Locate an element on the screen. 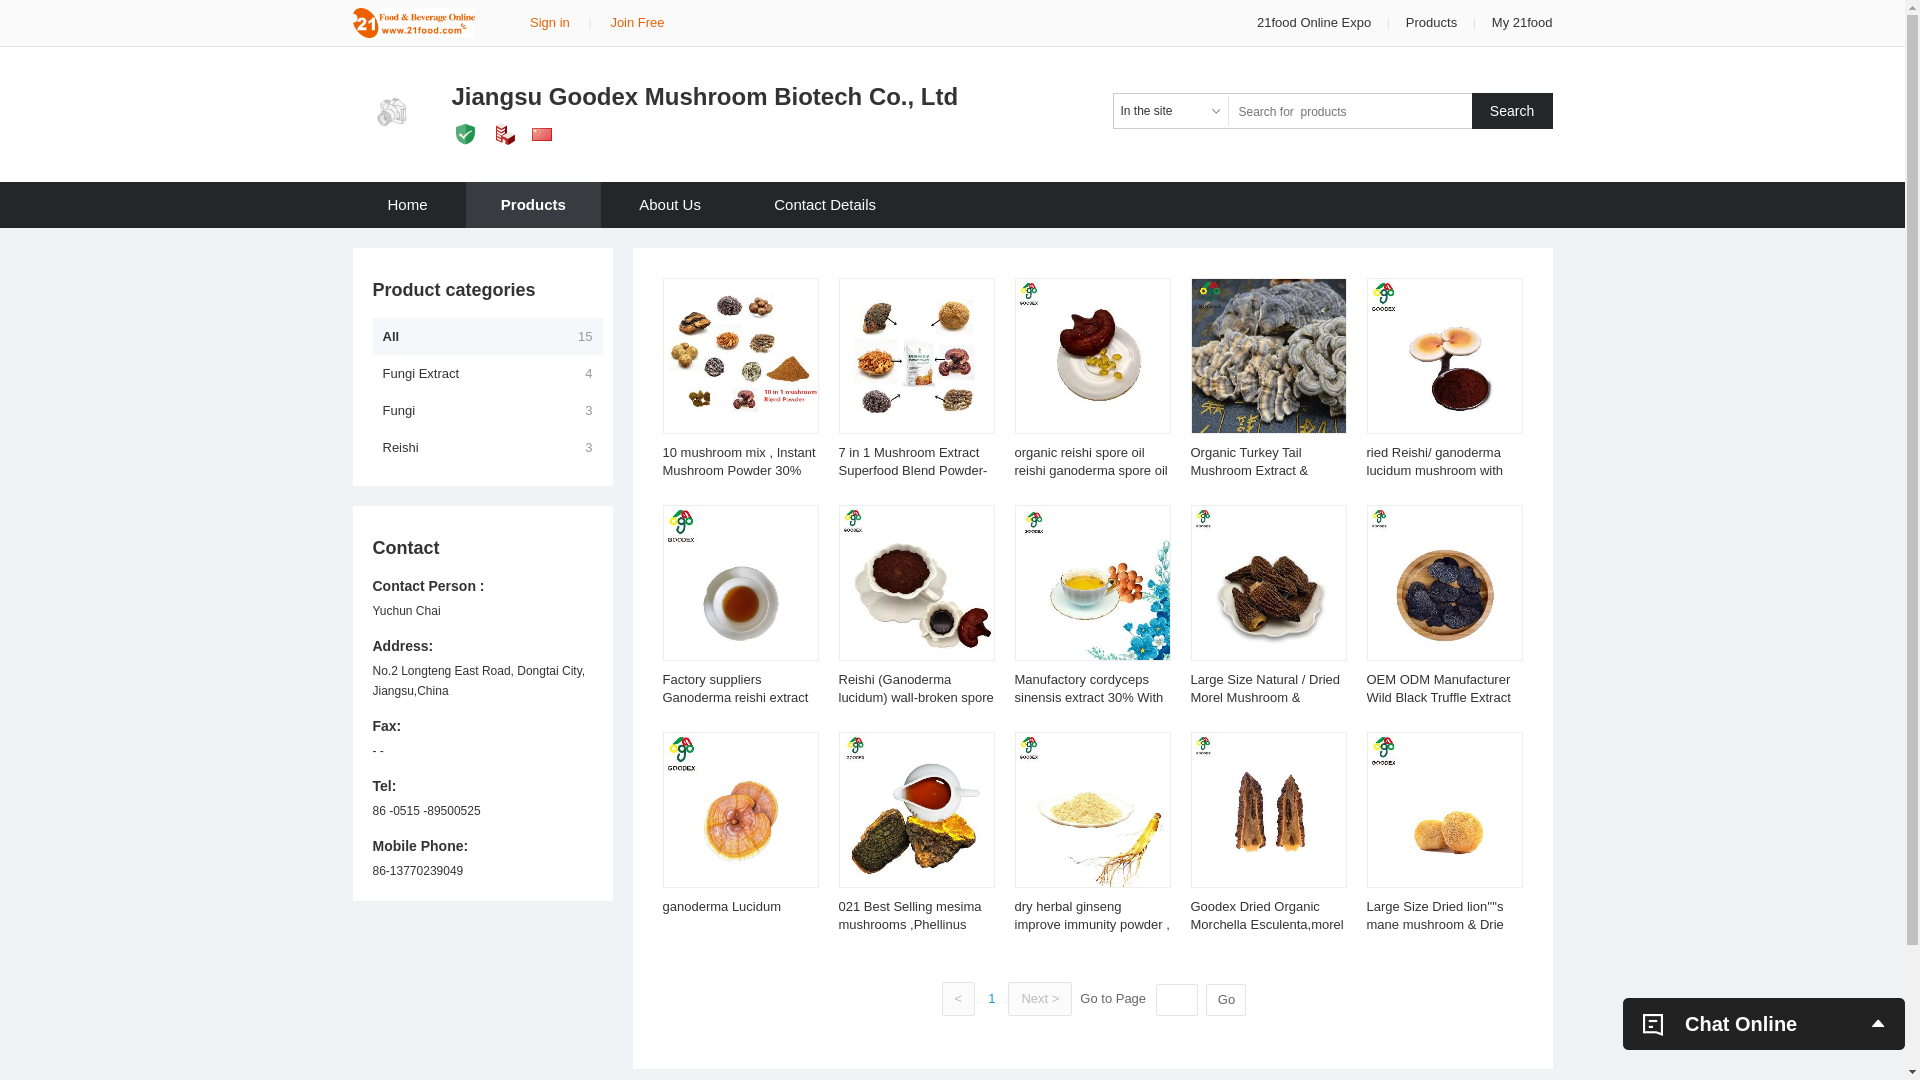 The width and height of the screenshot is (1920, 1080). 'Contact Details' is located at coordinates (825, 204).